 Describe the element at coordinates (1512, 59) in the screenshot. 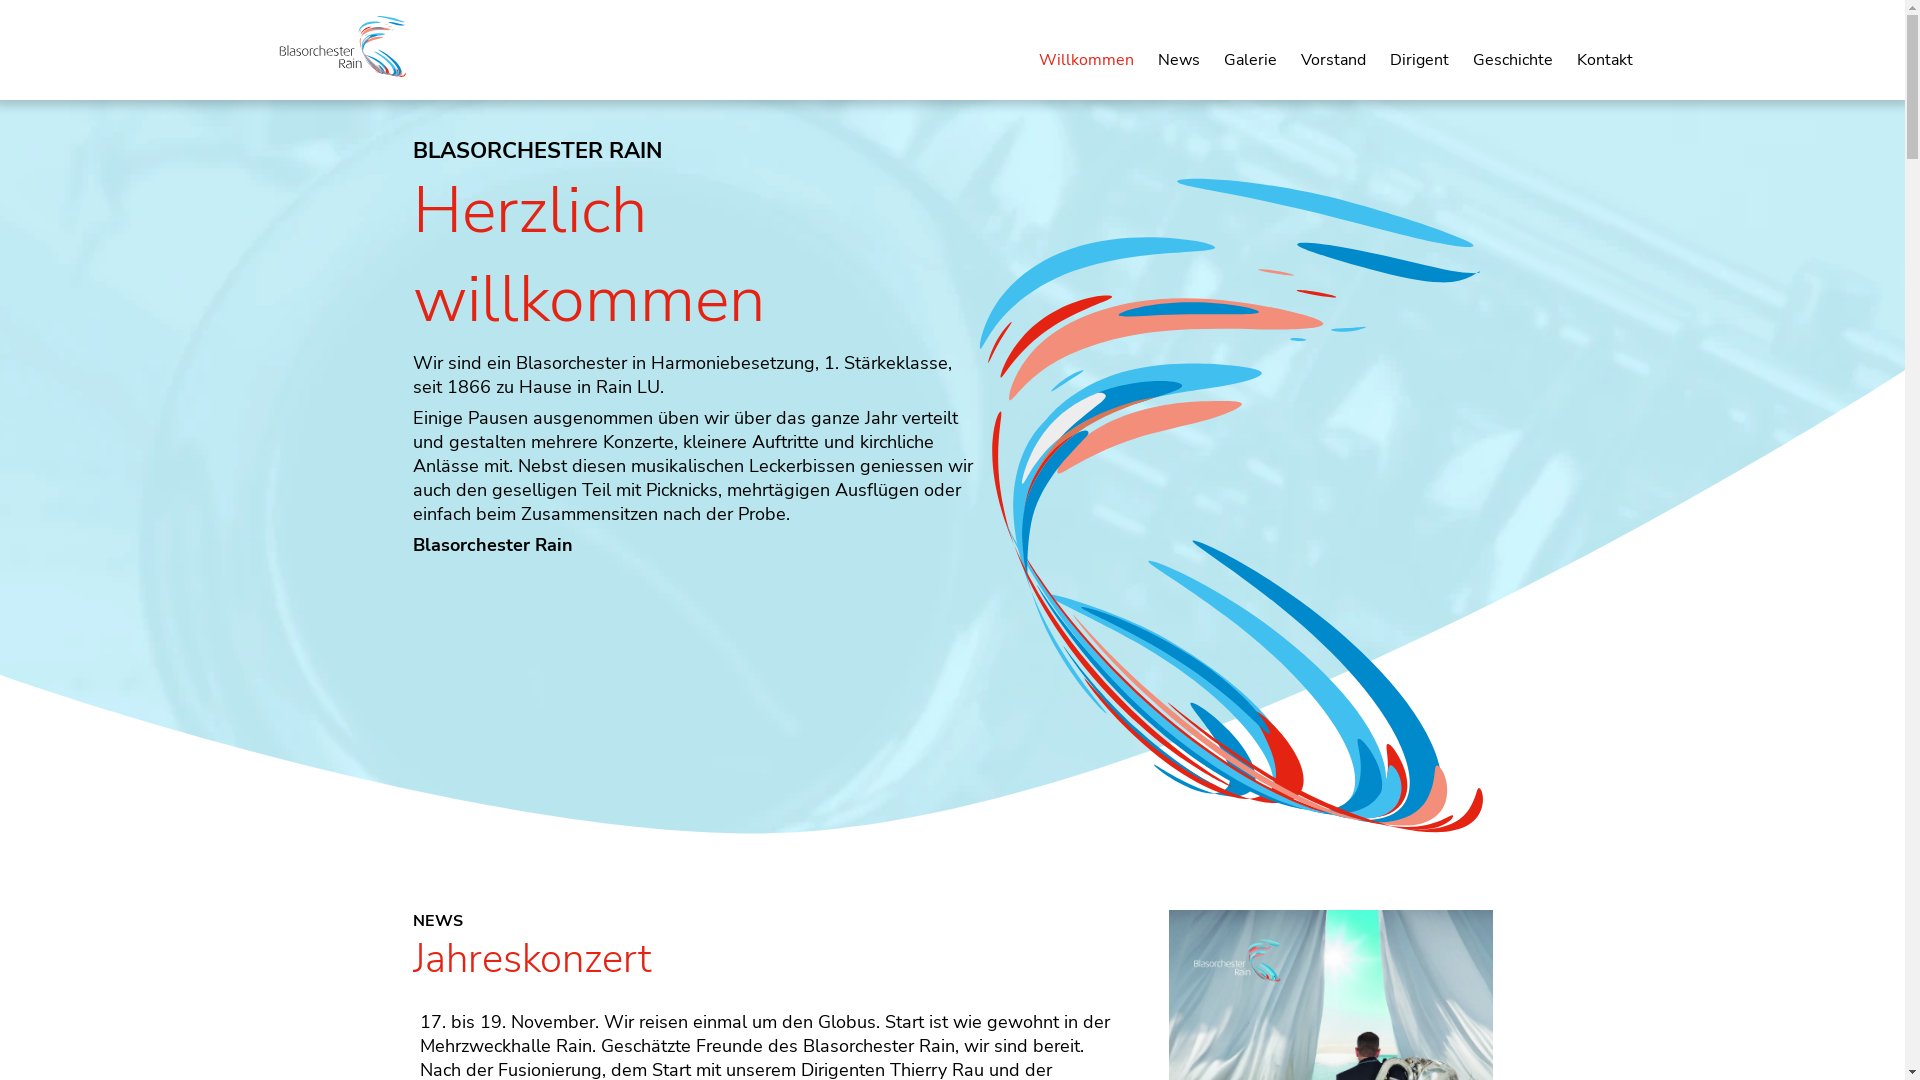

I see `'Geschichte'` at that location.